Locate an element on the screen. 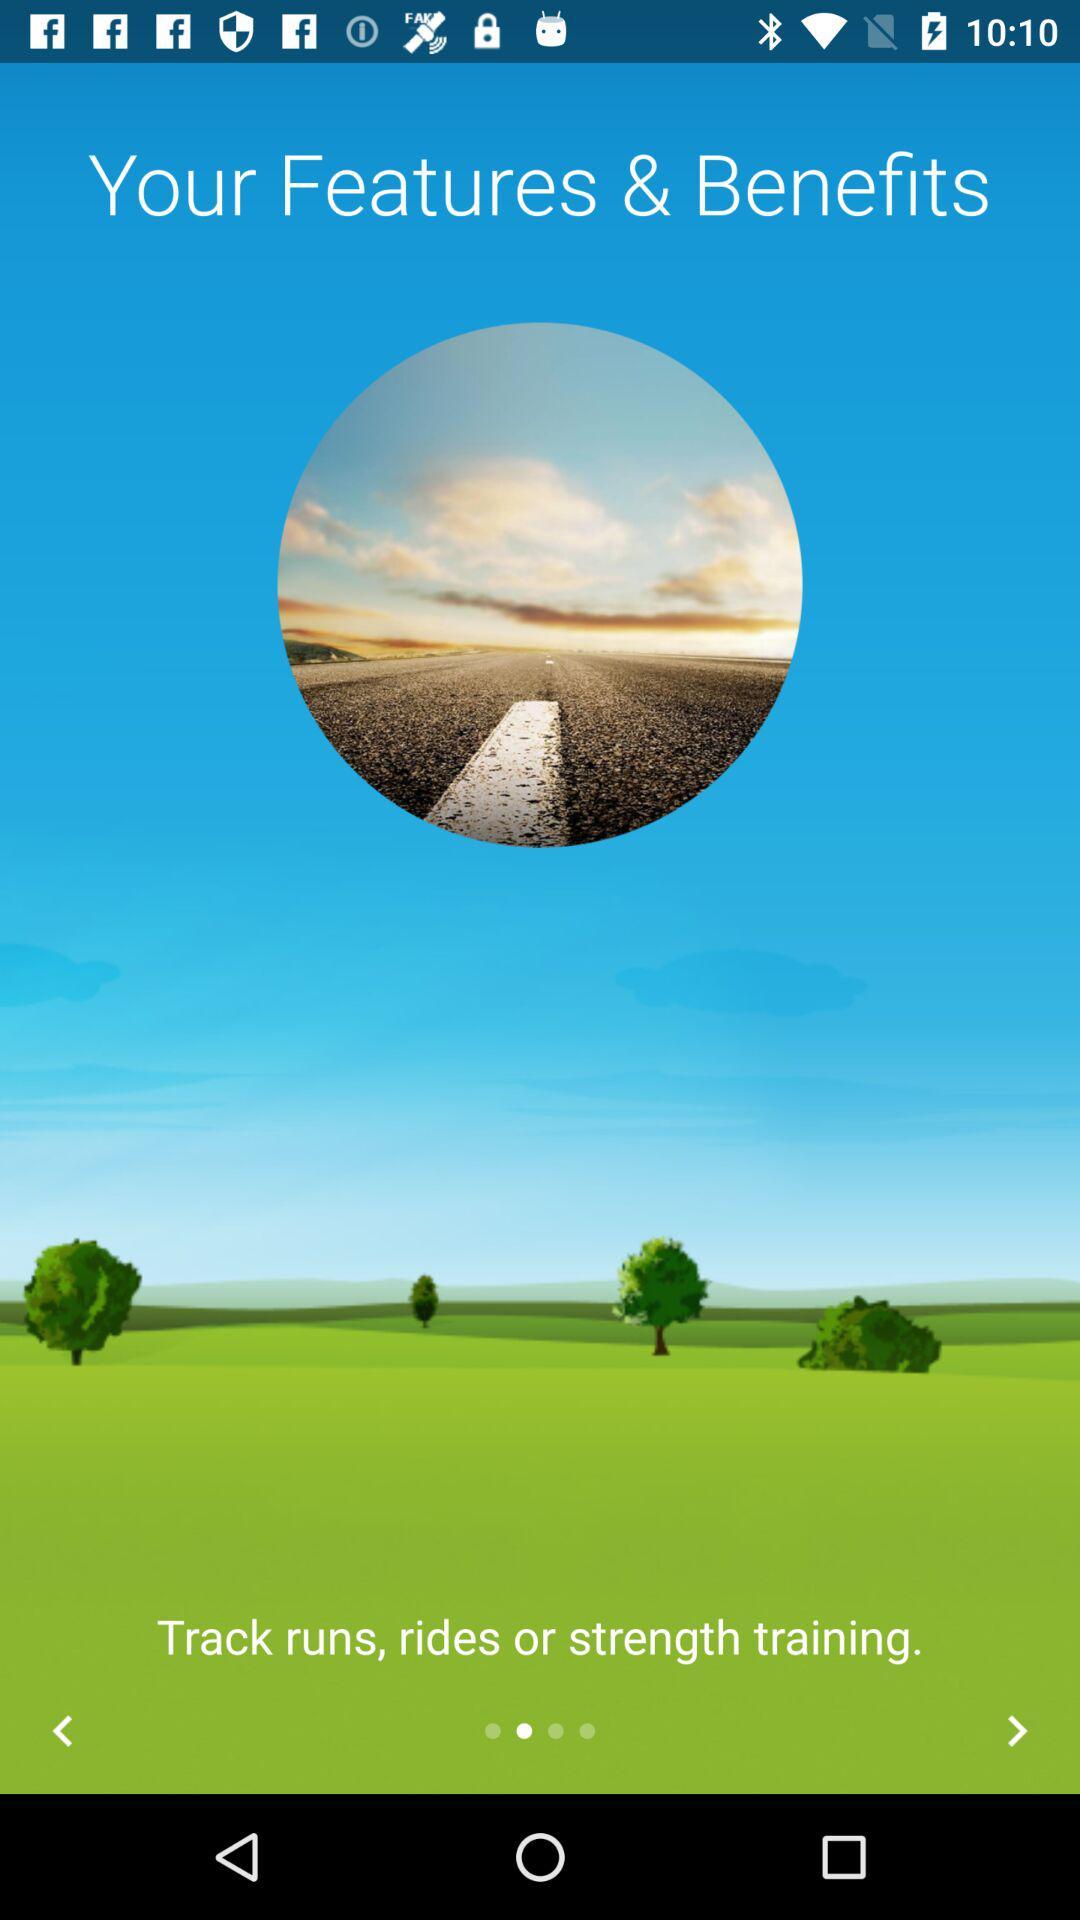 The image size is (1080, 1920). the arrow_backward icon is located at coordinates (61, 1730).